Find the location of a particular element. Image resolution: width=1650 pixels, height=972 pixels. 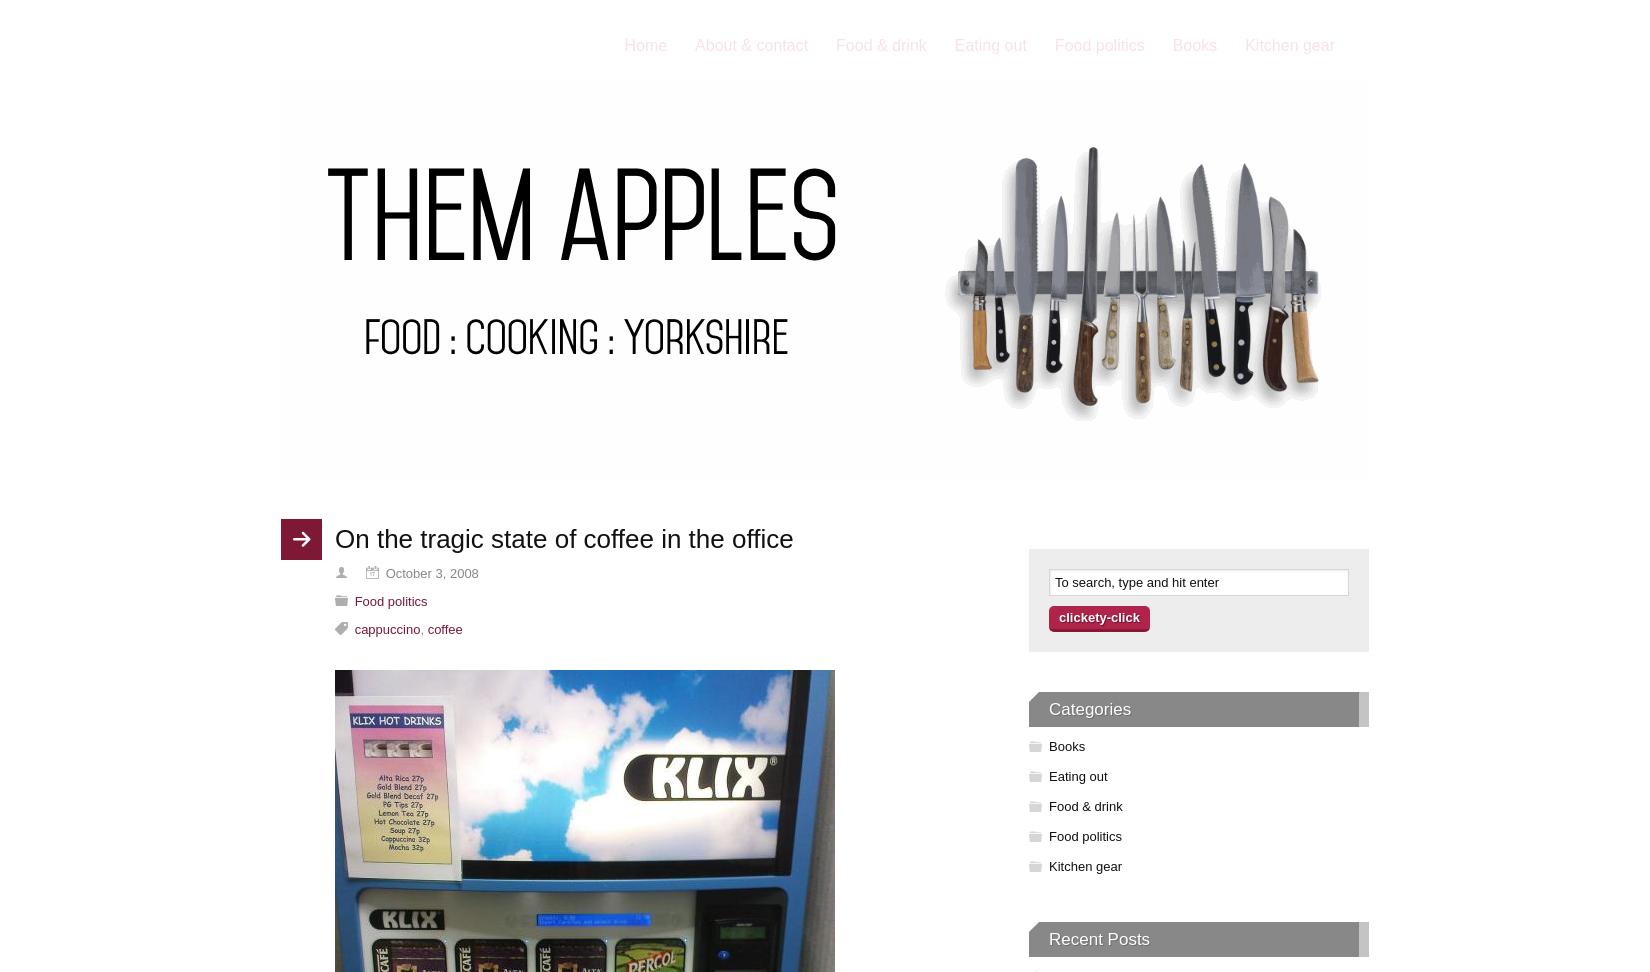

'Categories' is located at coordinates (1089, 708).